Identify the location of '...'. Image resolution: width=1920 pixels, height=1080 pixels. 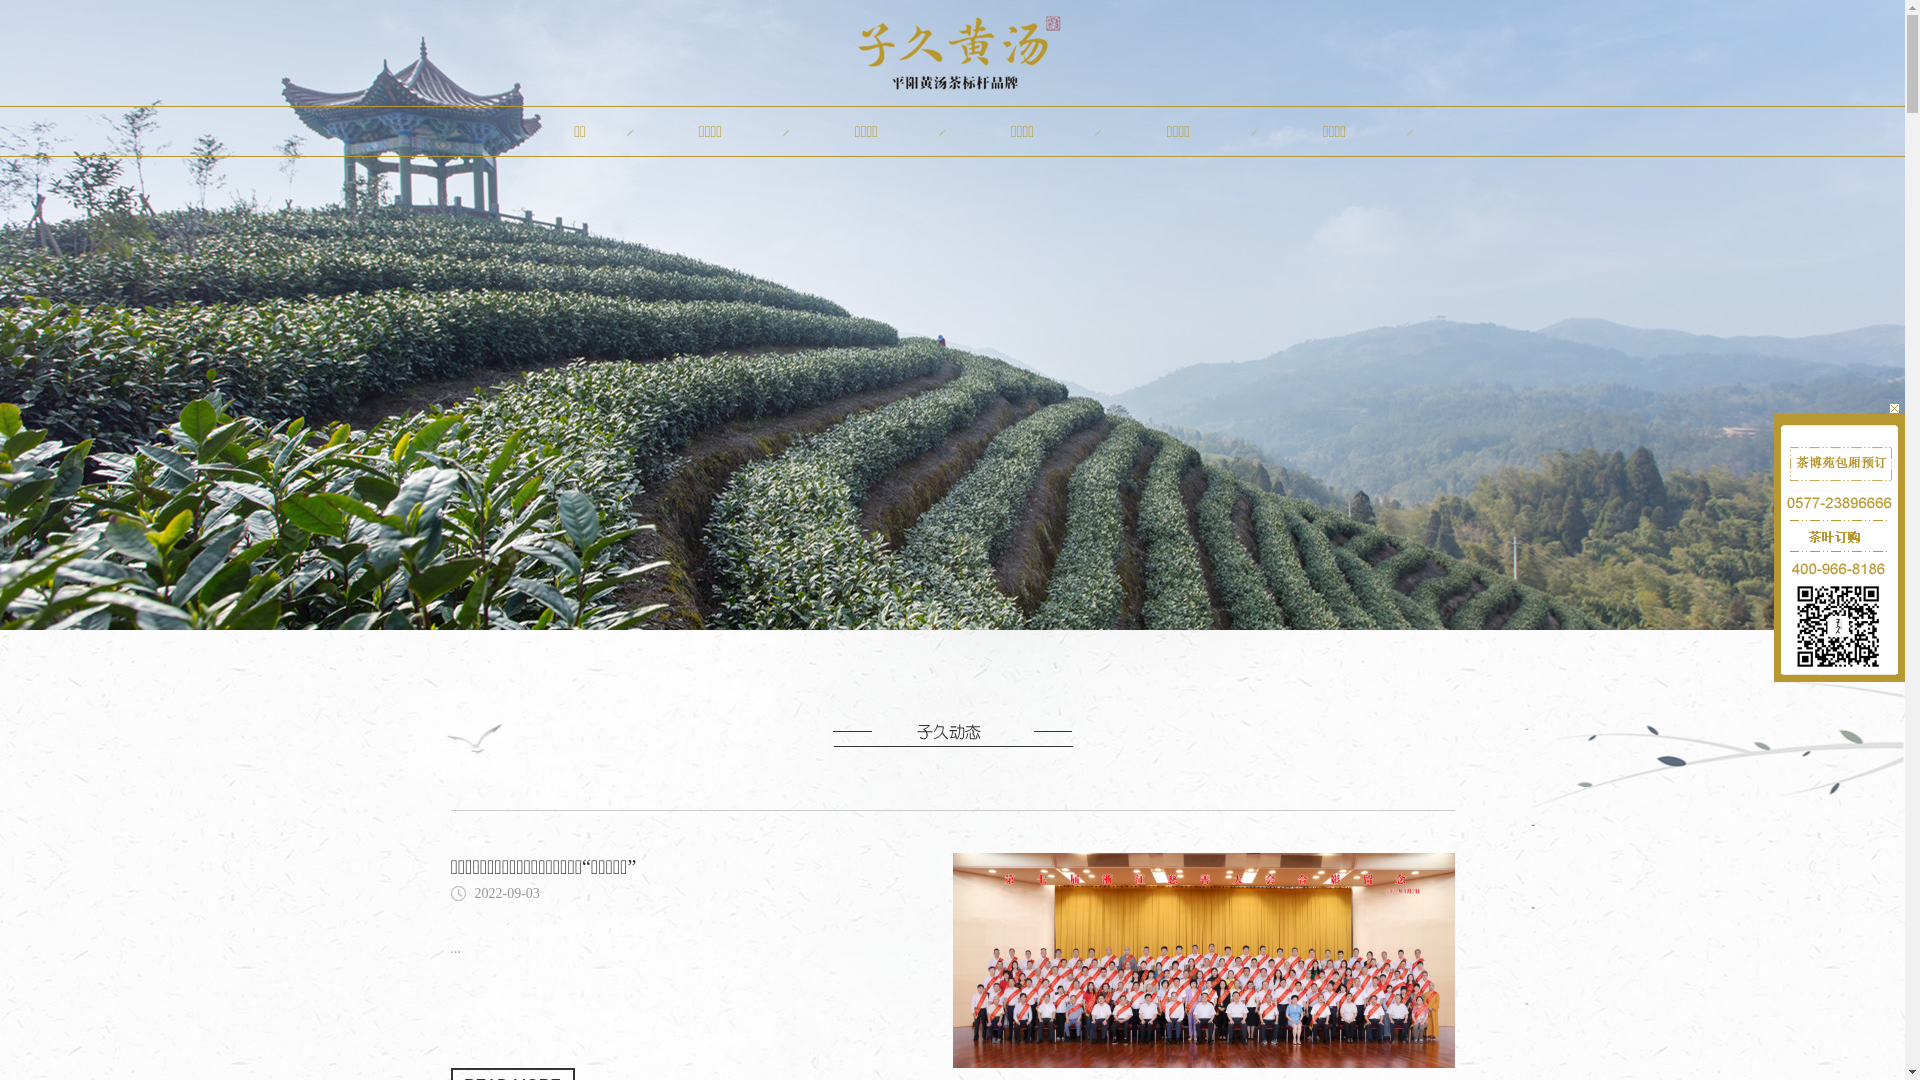
(454, 947).